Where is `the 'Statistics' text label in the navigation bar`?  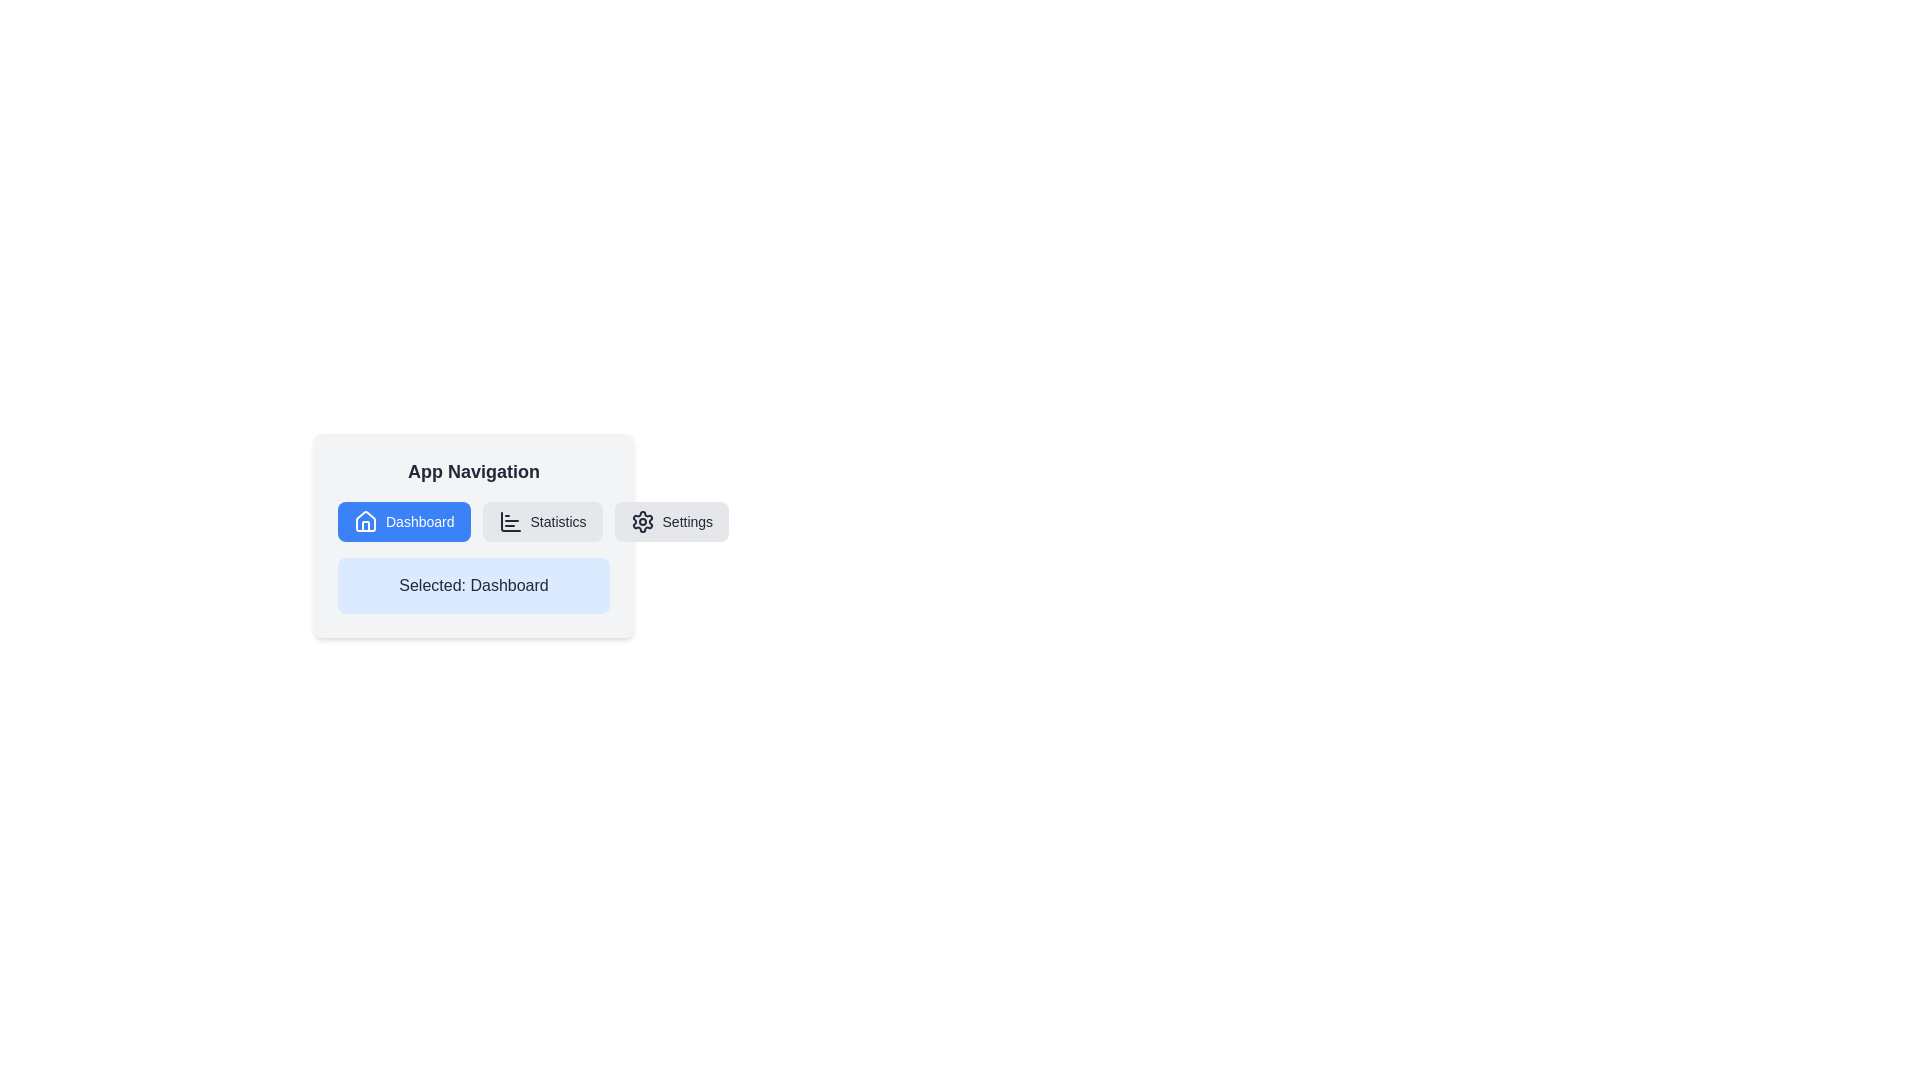 the 'Statistics' text label in the navigation bar is located at coordinates (558, 520).